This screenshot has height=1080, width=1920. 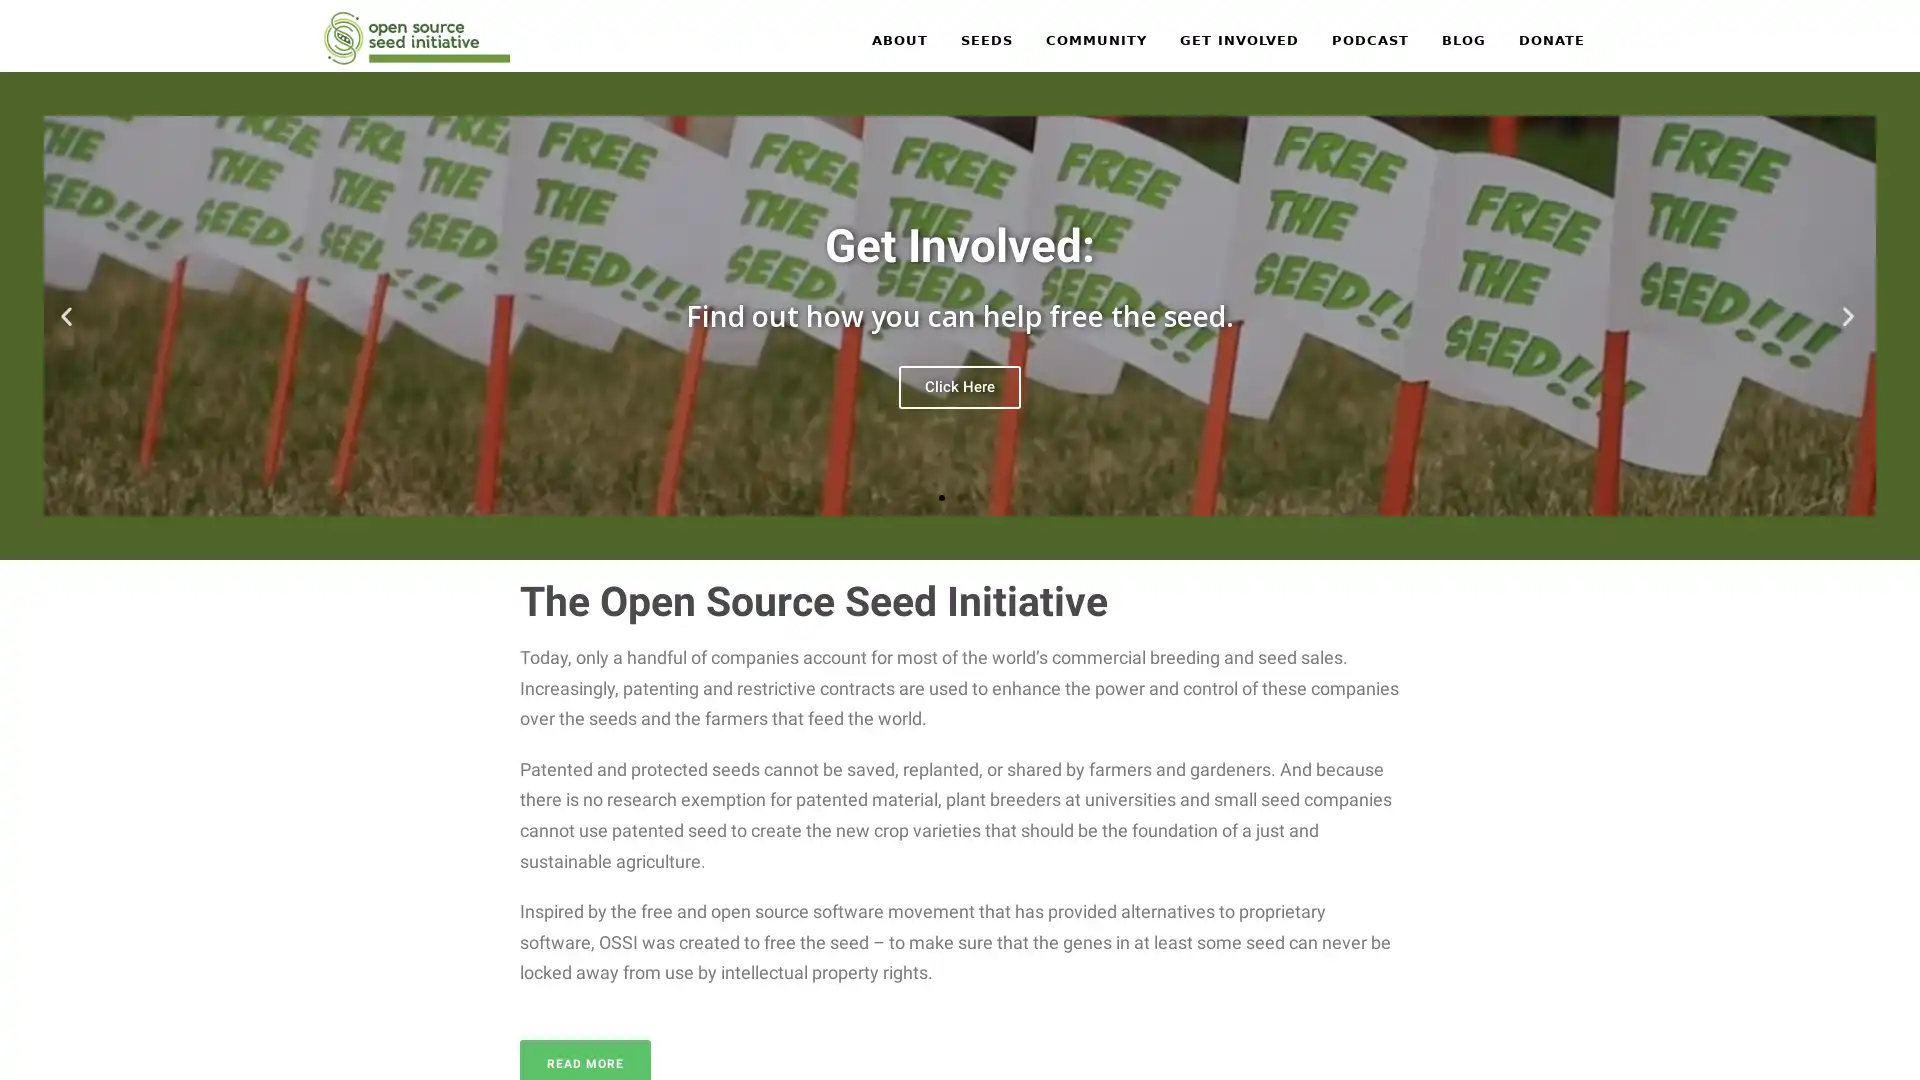 I want to click on Next slide, so click(x=1850, y=315).